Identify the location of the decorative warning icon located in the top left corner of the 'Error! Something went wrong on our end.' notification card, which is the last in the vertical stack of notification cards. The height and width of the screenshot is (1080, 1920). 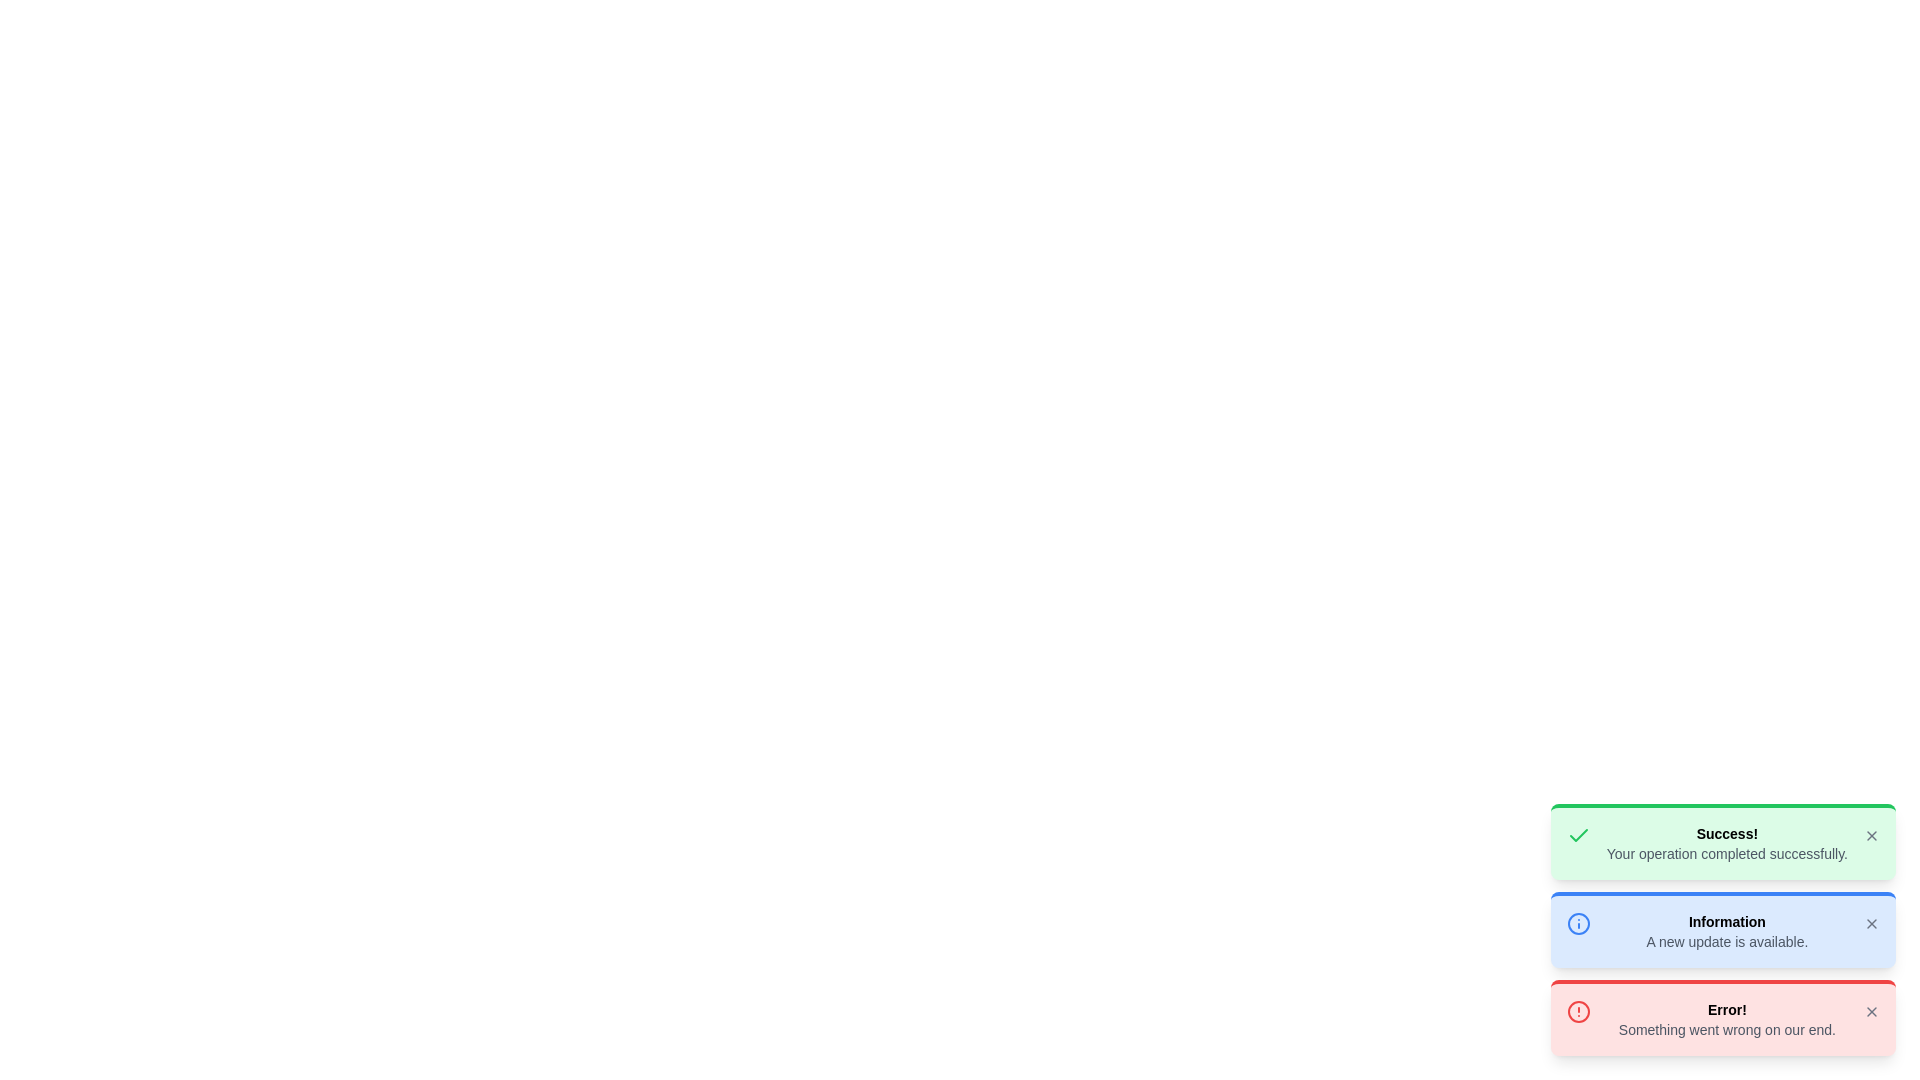
(1577, 1011).